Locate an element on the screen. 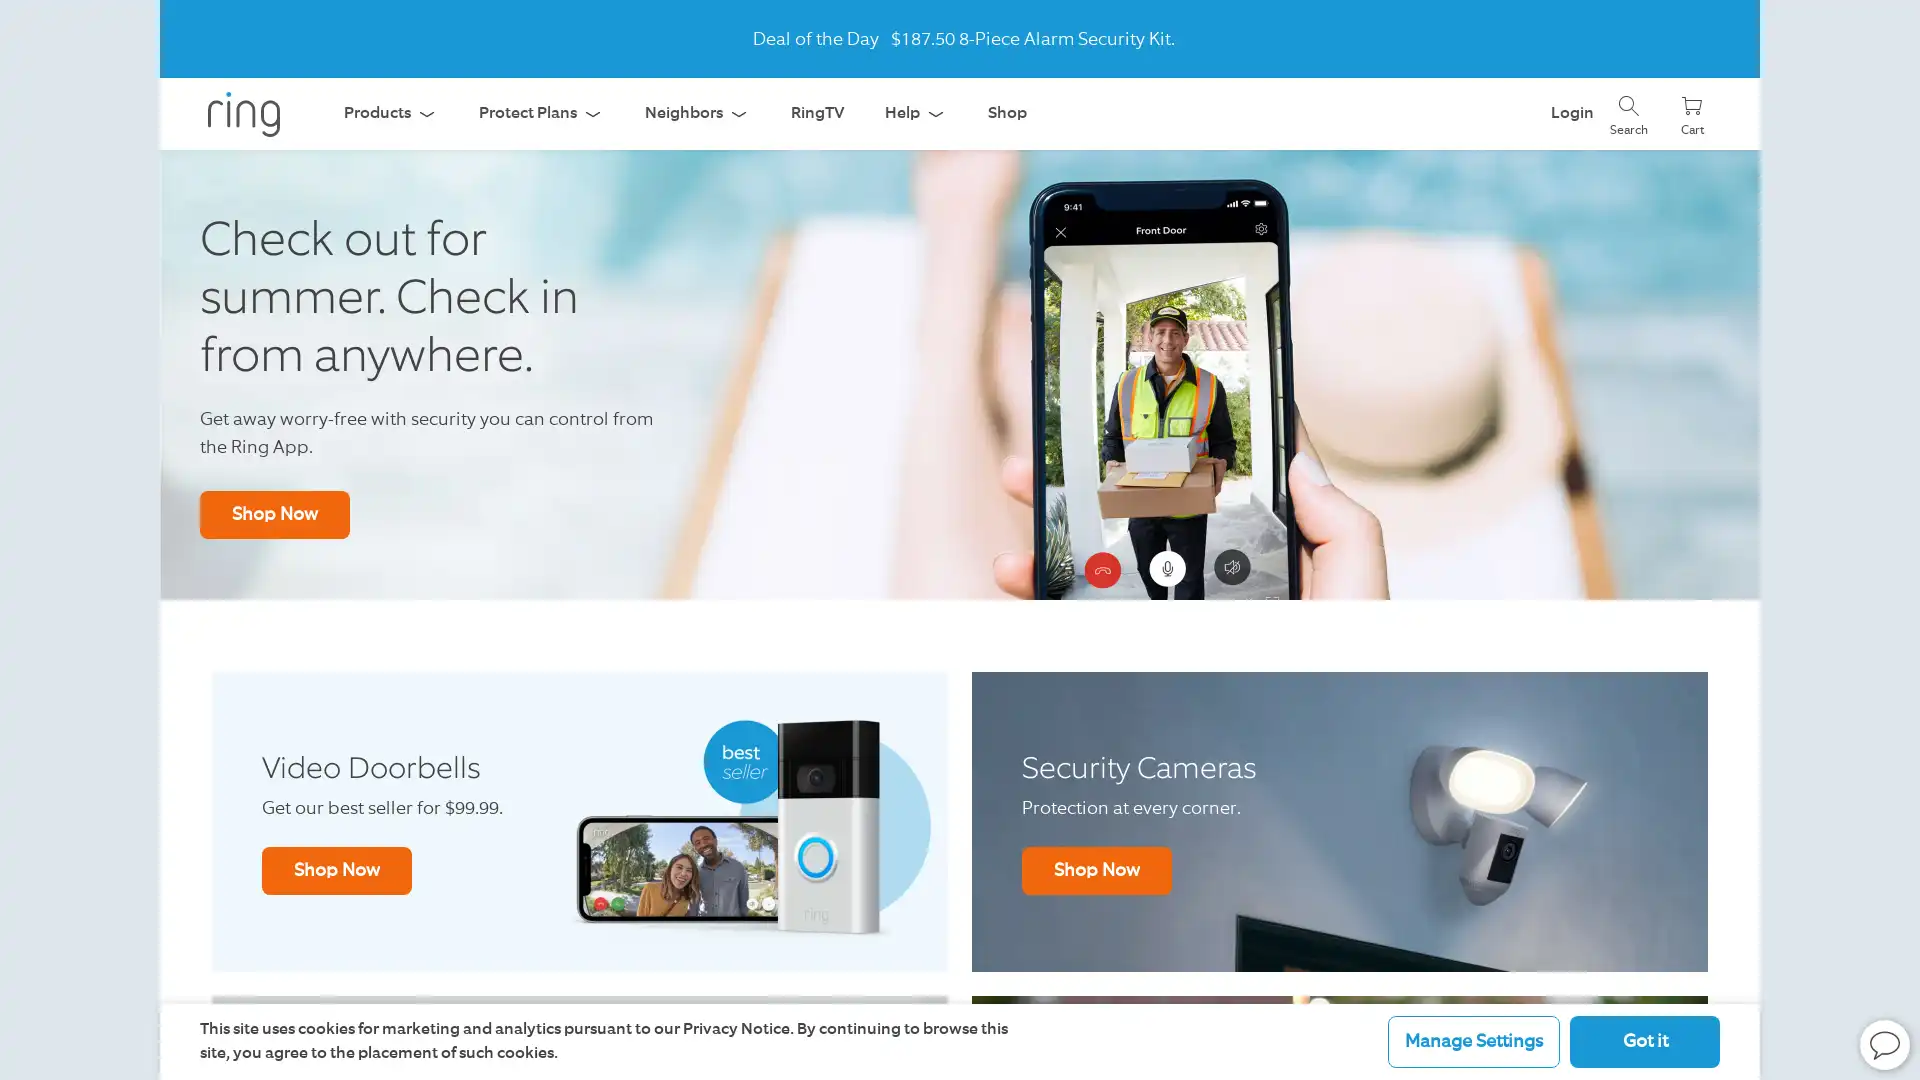 Image resolution: width=1920 pixels, height=1080 pixels. Shop Now is located at coordinates (336, 870).